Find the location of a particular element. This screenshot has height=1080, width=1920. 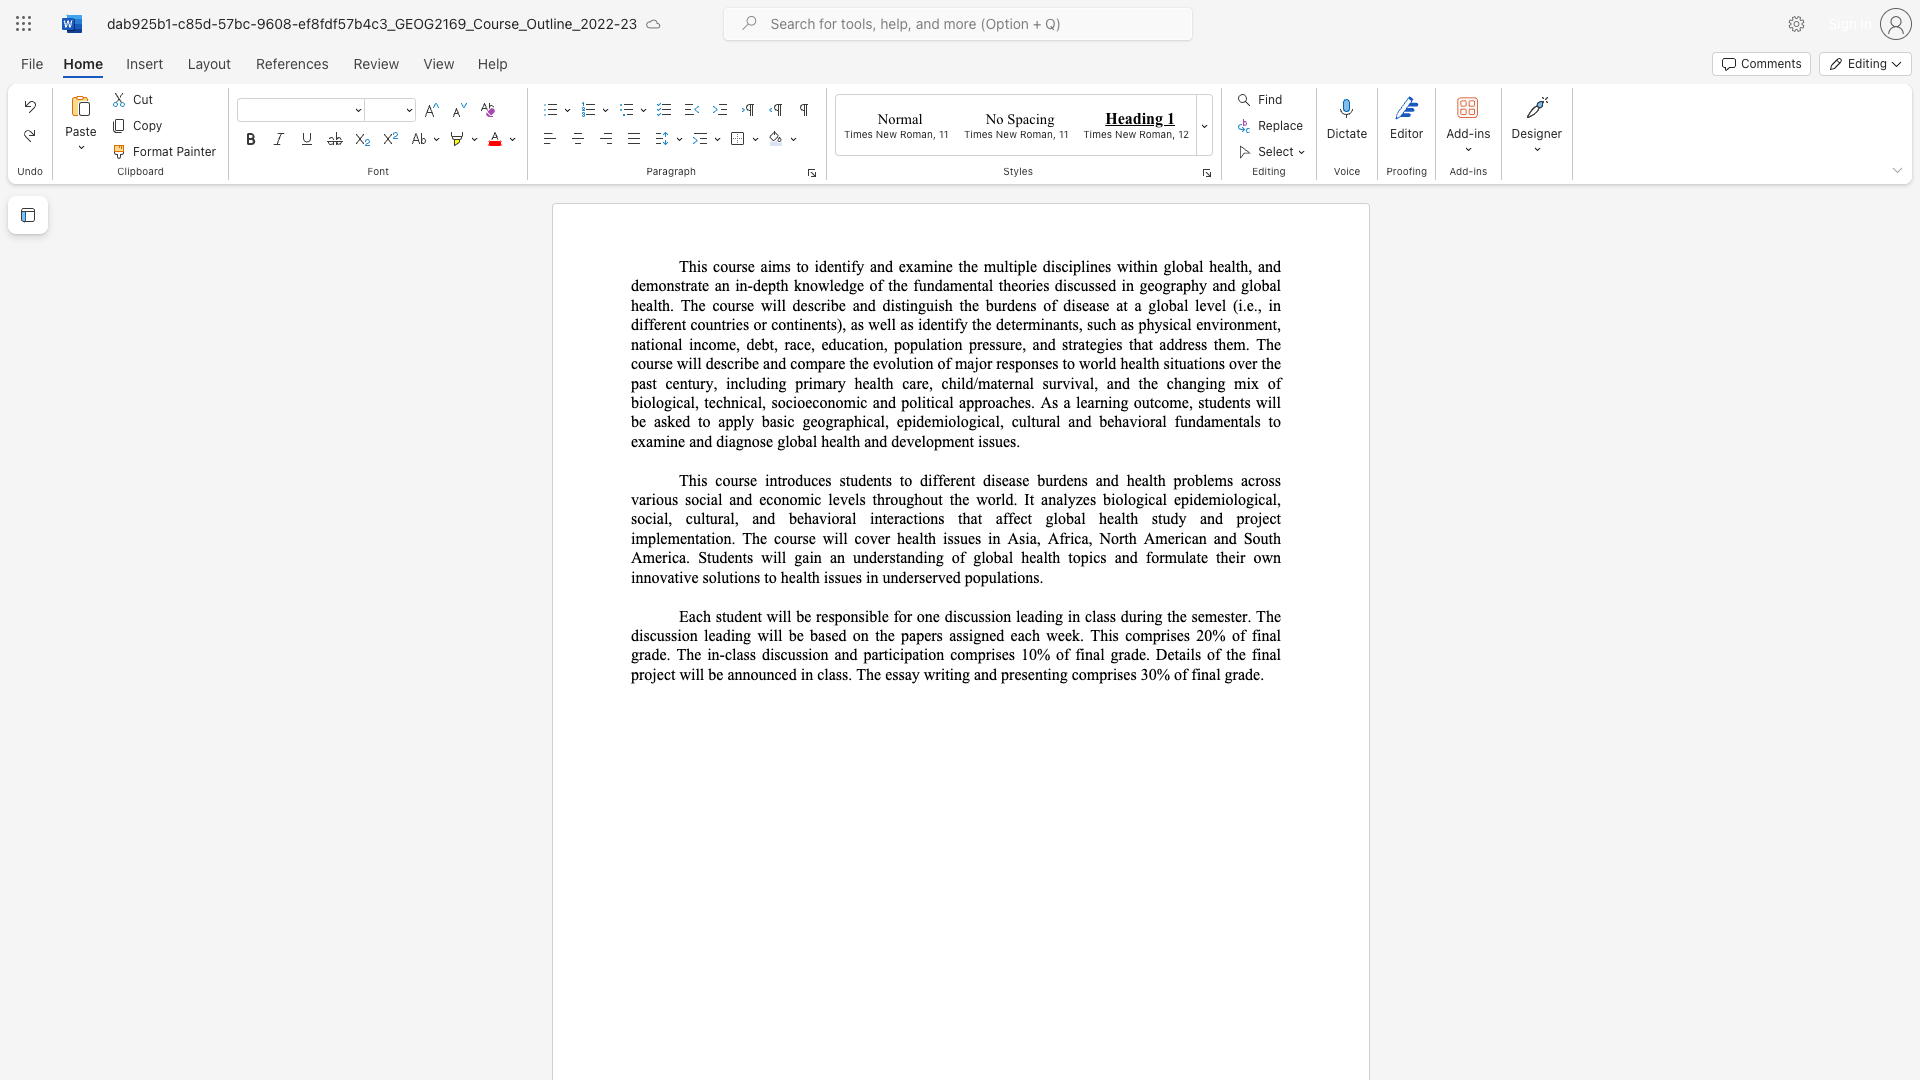

the subset text "issues." within the text "geographical, epidemiological, cultural and behavioral fundamentals to examine and diagnose global health and development issues." is located at coordinates (978, 440).